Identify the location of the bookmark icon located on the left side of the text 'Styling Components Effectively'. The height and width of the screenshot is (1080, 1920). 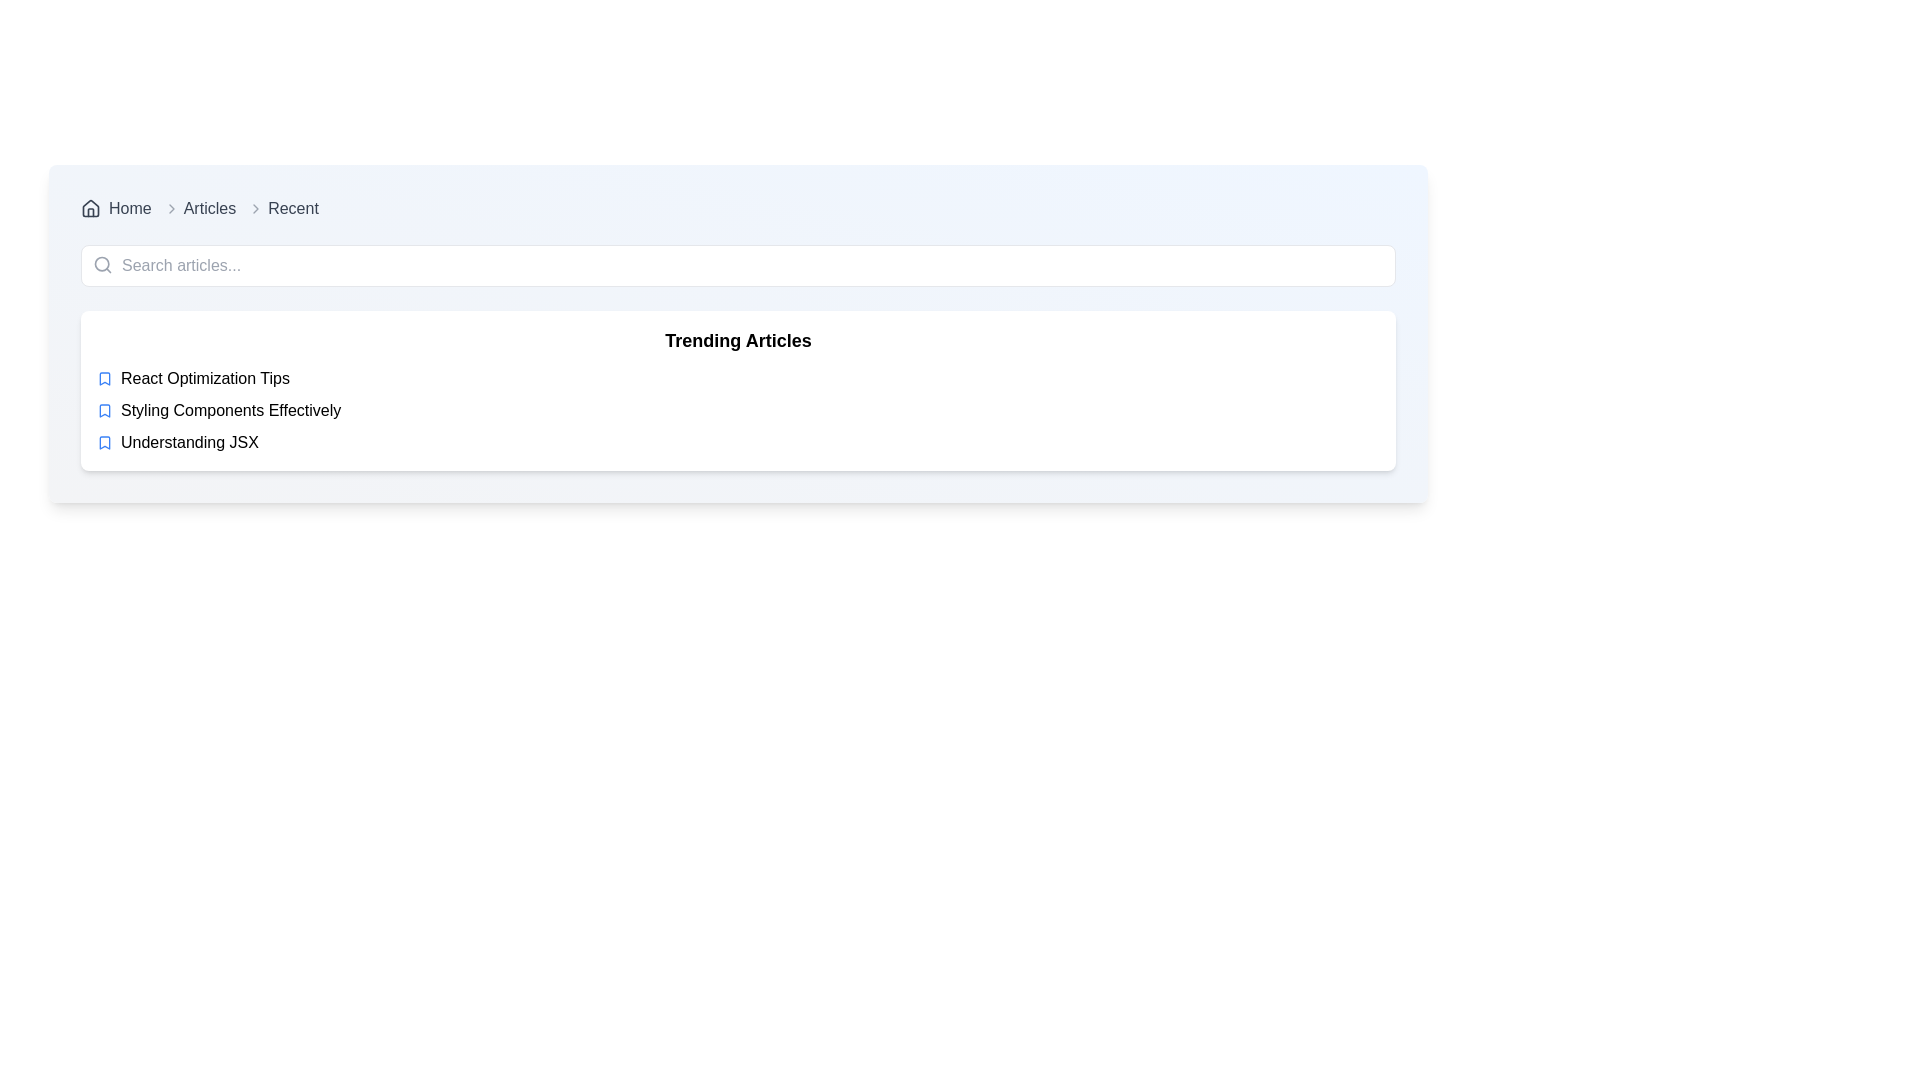
(104, 410).